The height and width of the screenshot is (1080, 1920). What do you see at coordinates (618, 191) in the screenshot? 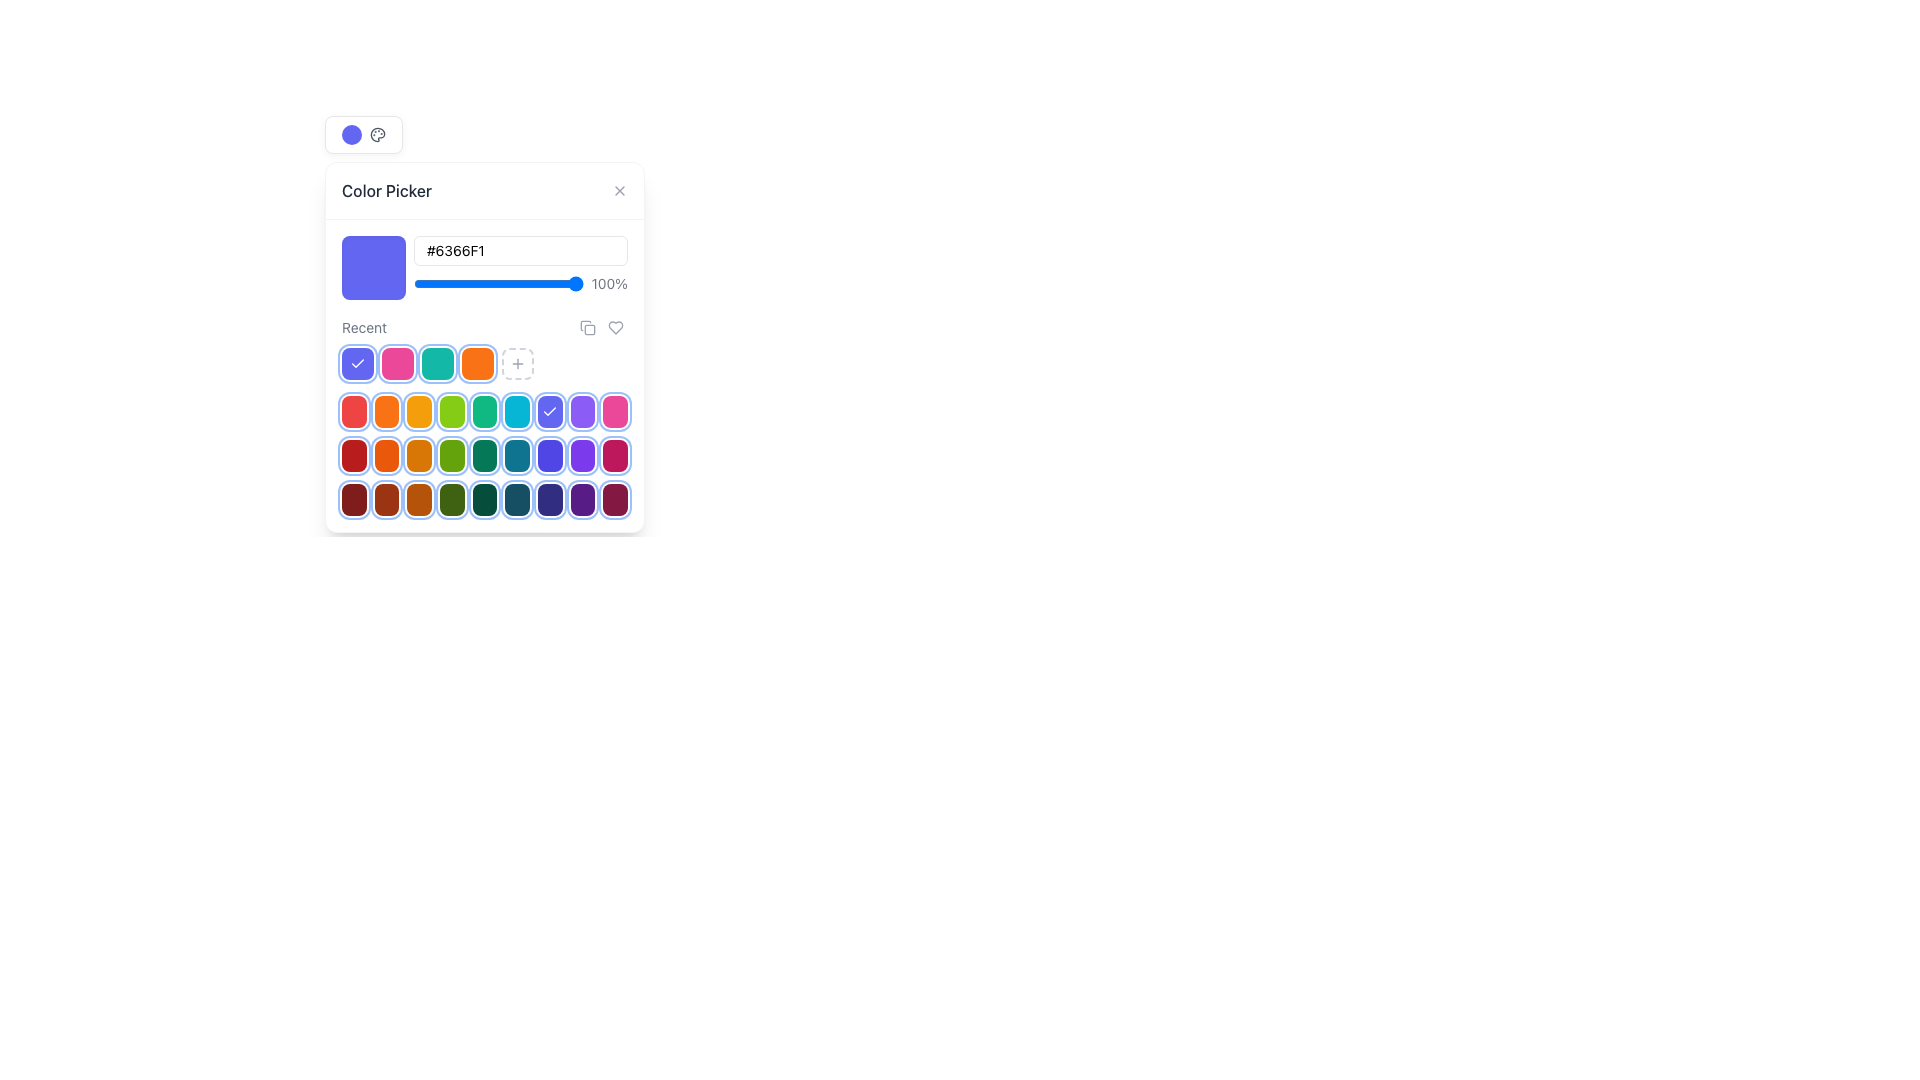
I see `the small square button with a gray outline and a close icon ('X') in the top-right corner of the 'Color Picker' interface` at bounding box center [618, 191].